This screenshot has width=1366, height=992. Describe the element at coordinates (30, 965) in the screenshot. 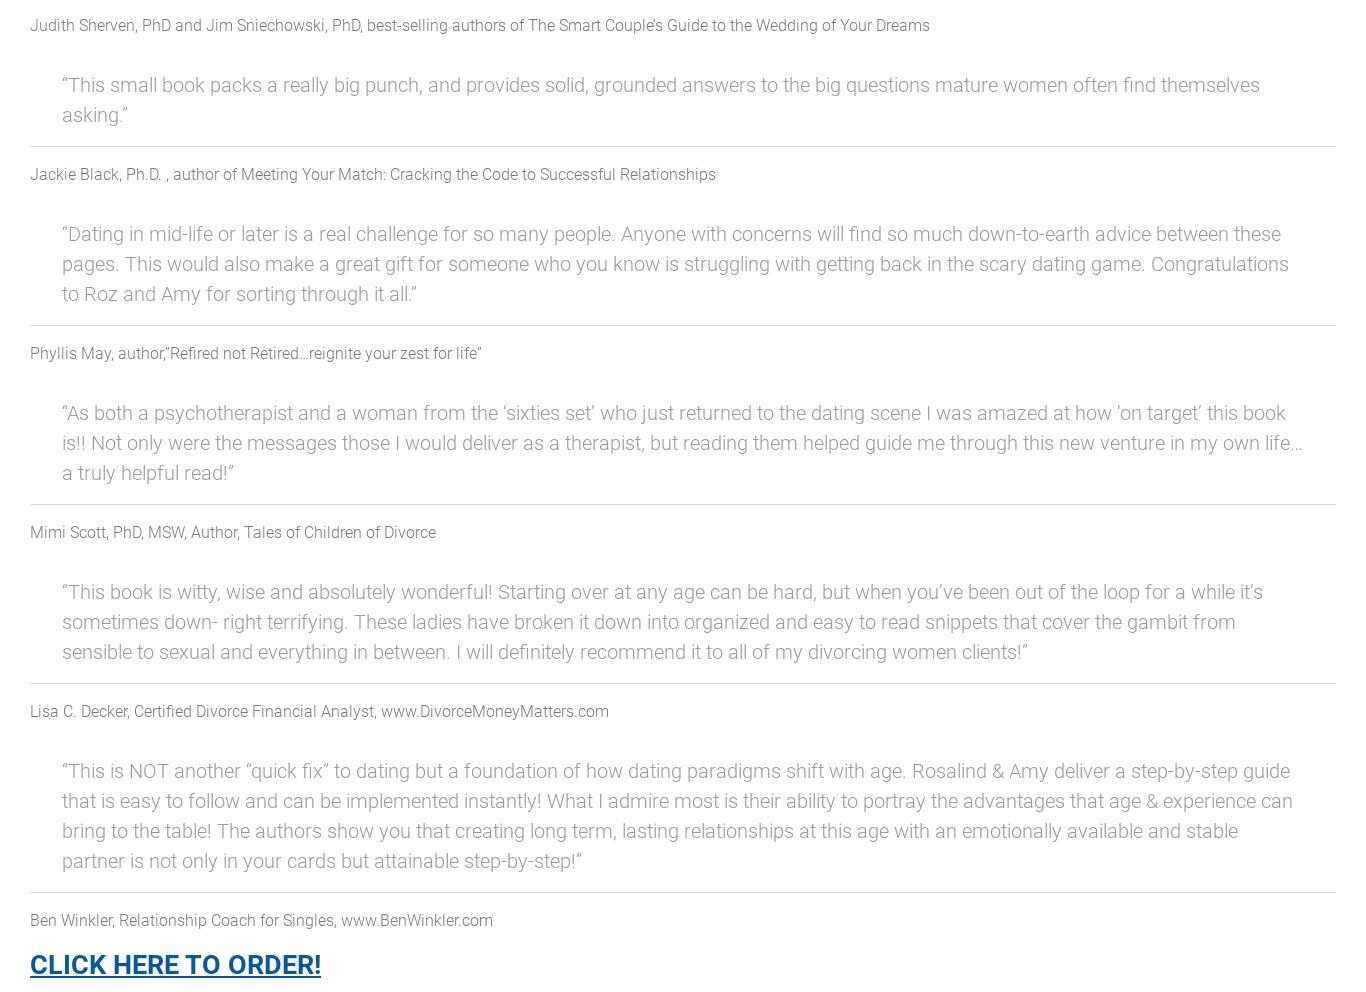

I see `'CLICK HERE TO ORDER!'` at that location.